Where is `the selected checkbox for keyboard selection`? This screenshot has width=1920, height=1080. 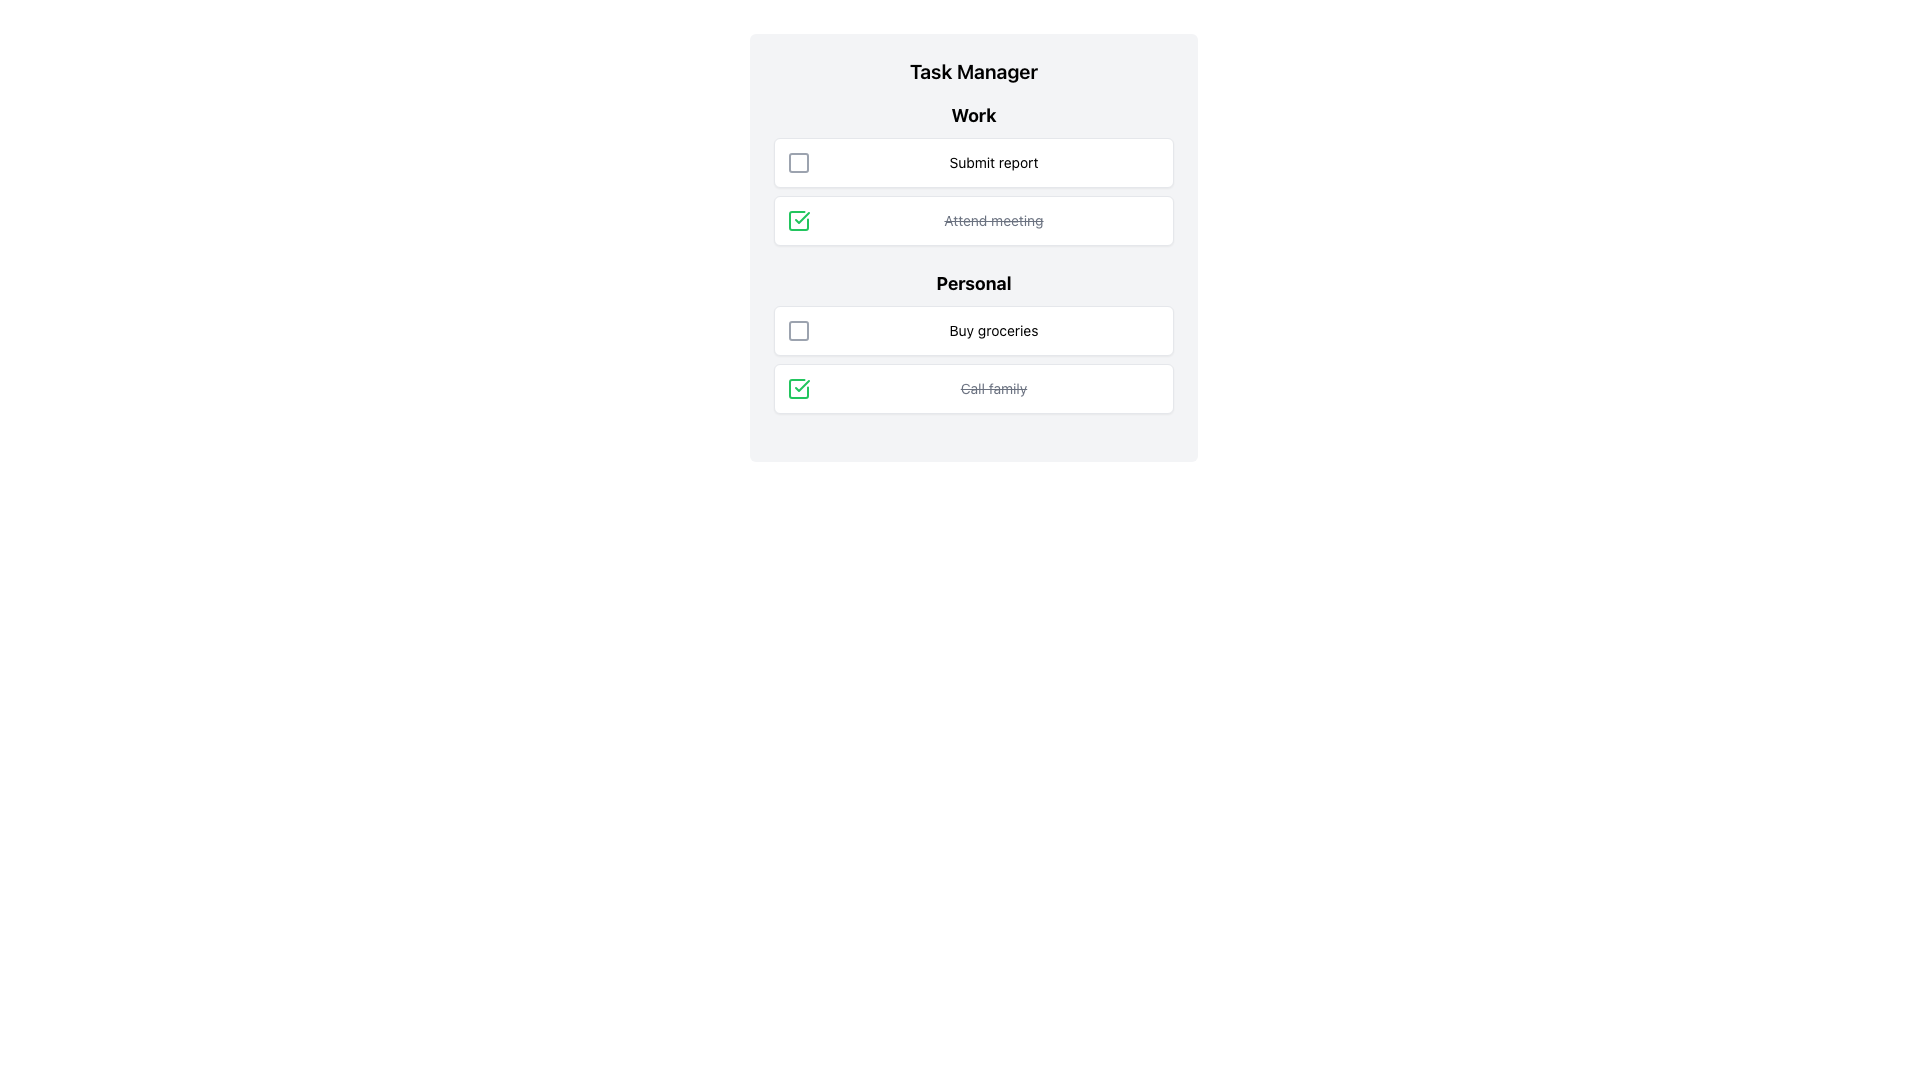
the selected checkbox for keyboard selection is located at coordinates (797, 389).